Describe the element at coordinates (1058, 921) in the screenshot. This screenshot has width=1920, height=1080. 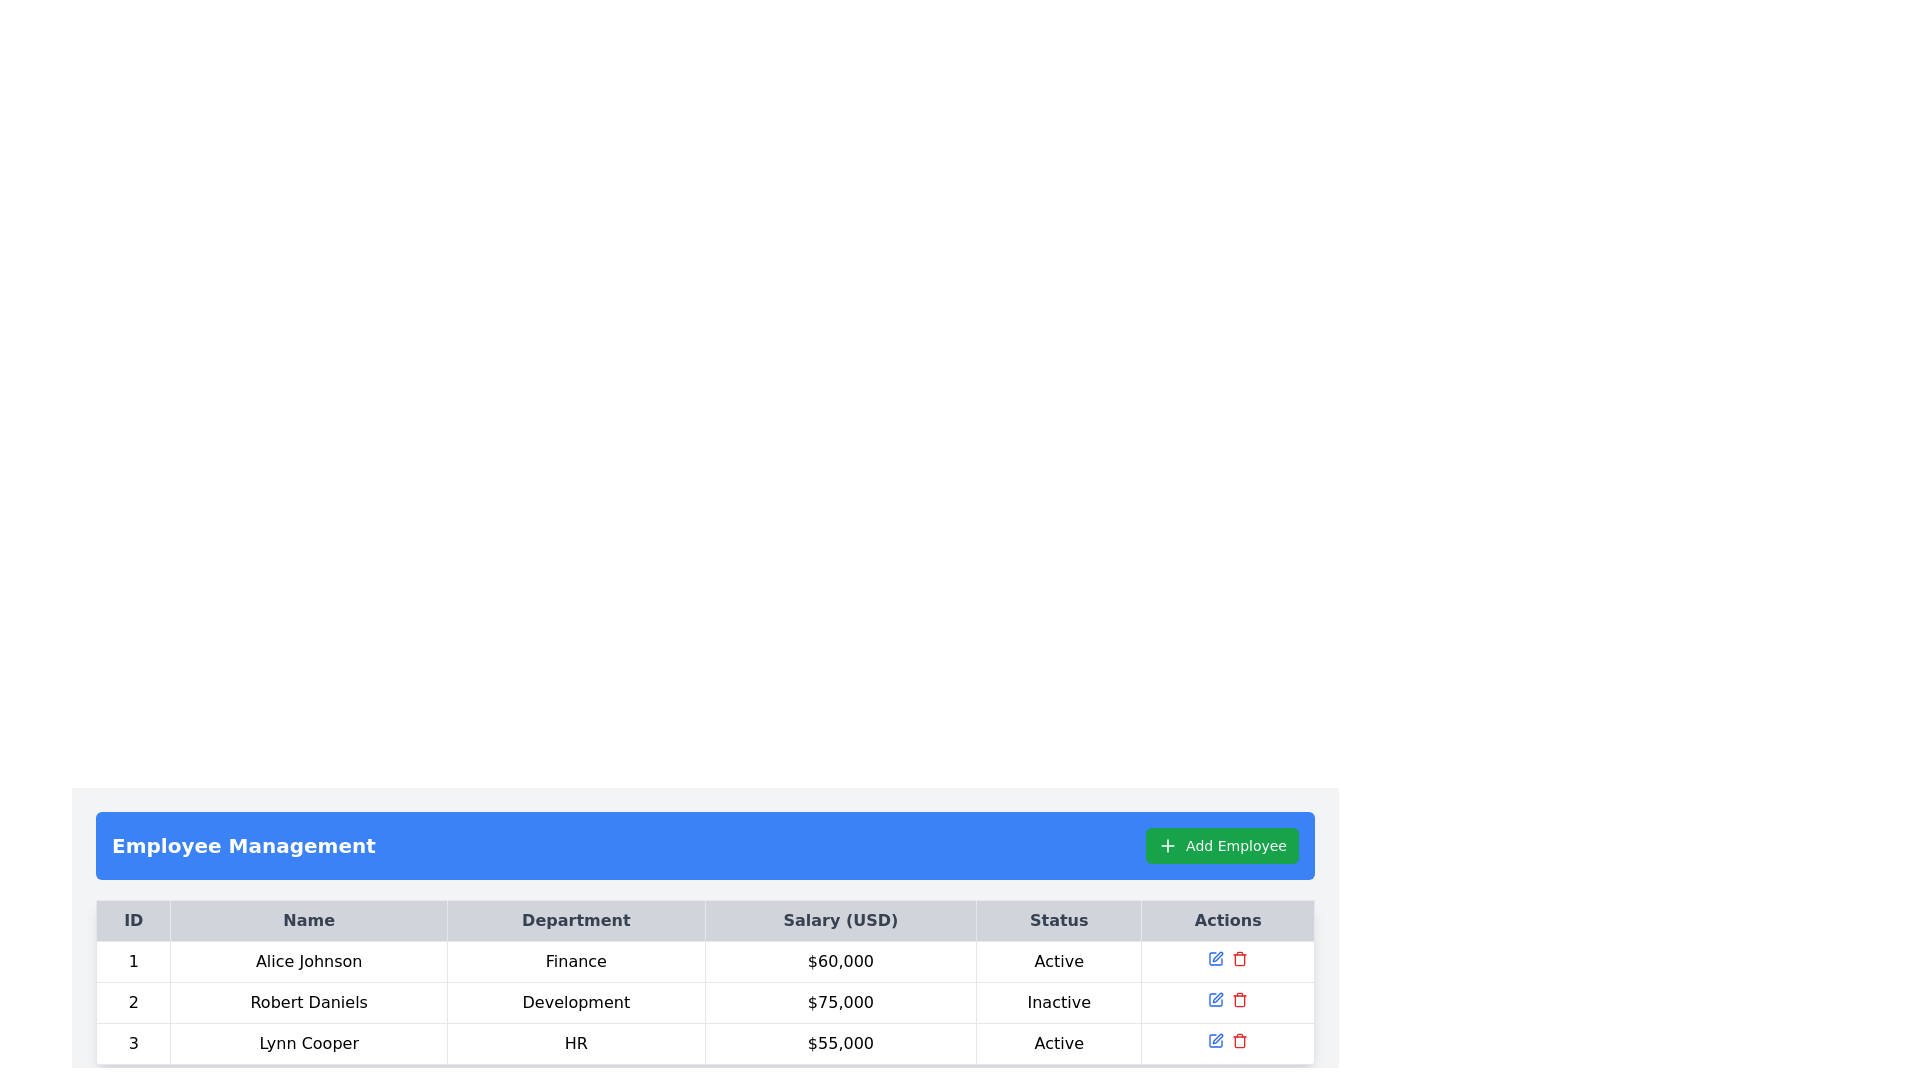
I see `the table header cell labeled 'Status', which is the fifth header in a row of six headers, aligned in the upper-middle region of the interface` at that location.